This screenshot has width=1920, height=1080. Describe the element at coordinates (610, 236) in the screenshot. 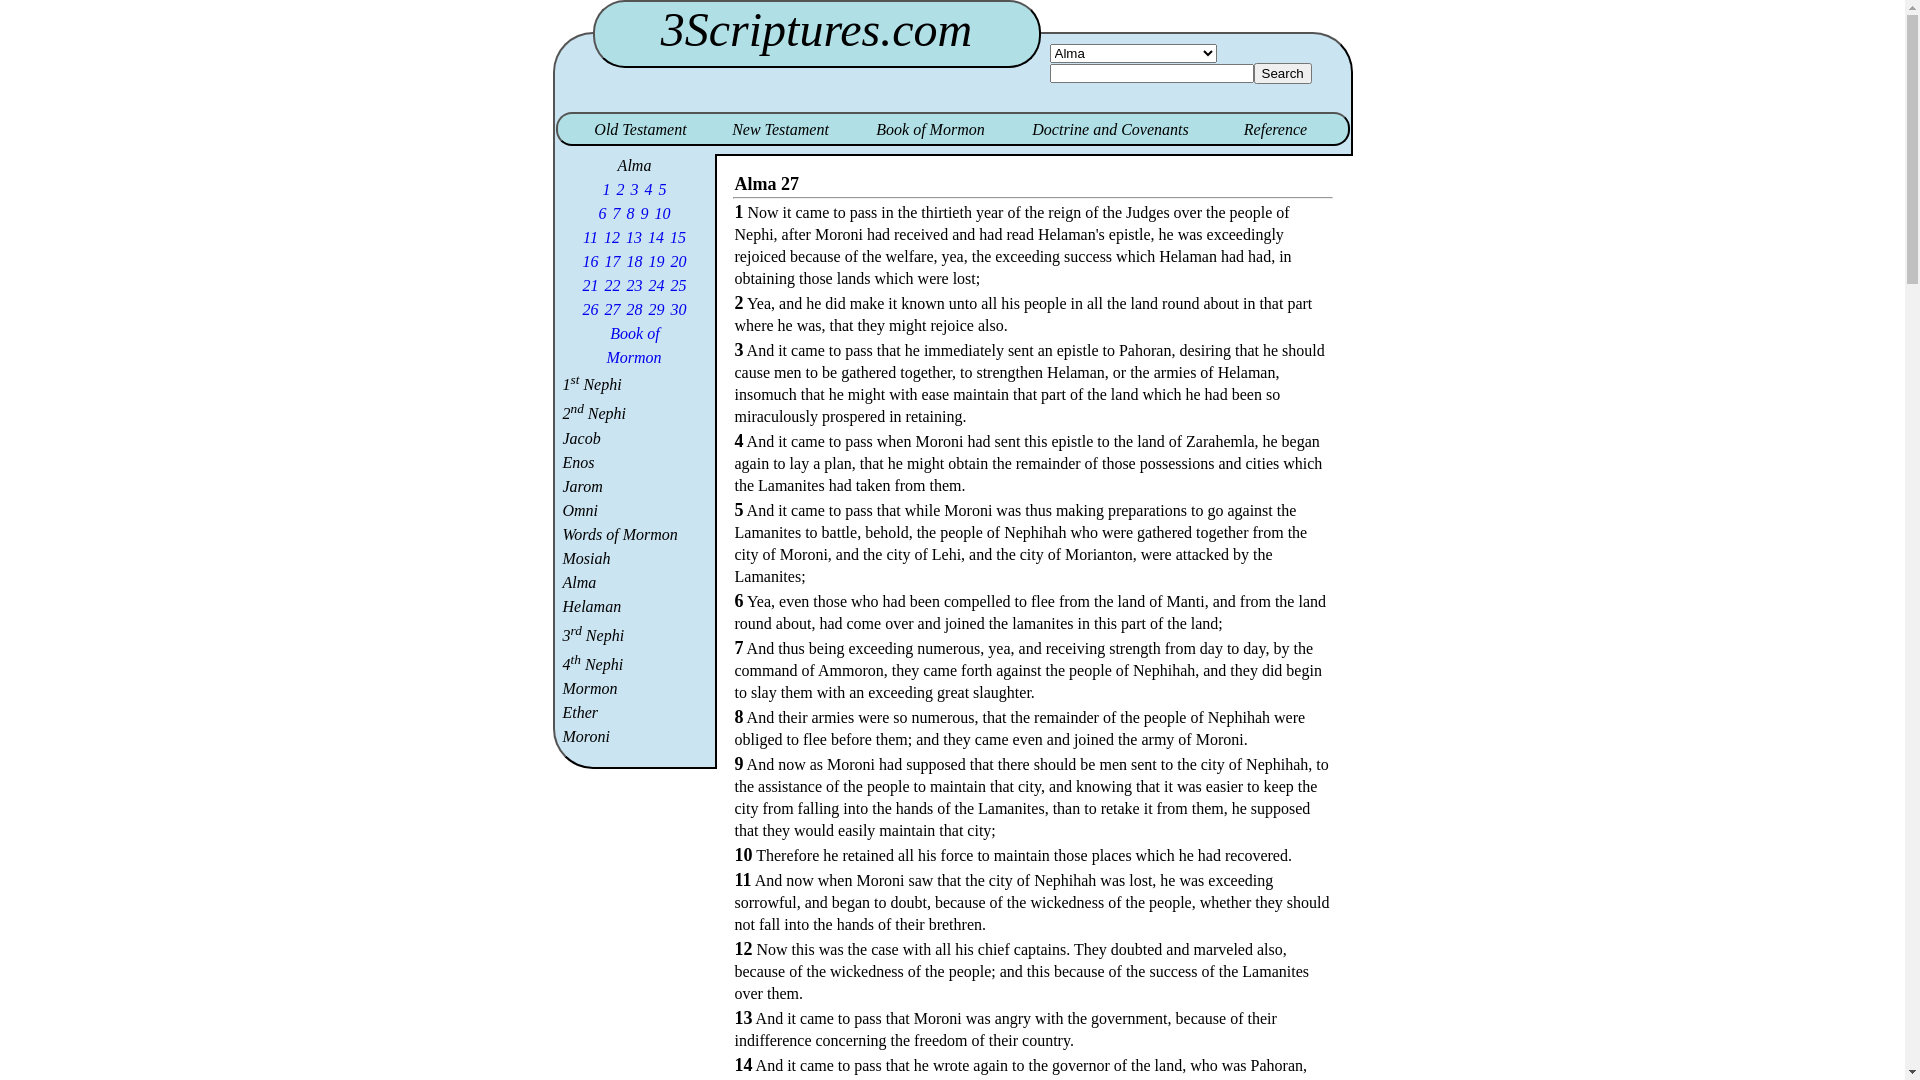

I see `'12'` at that location.